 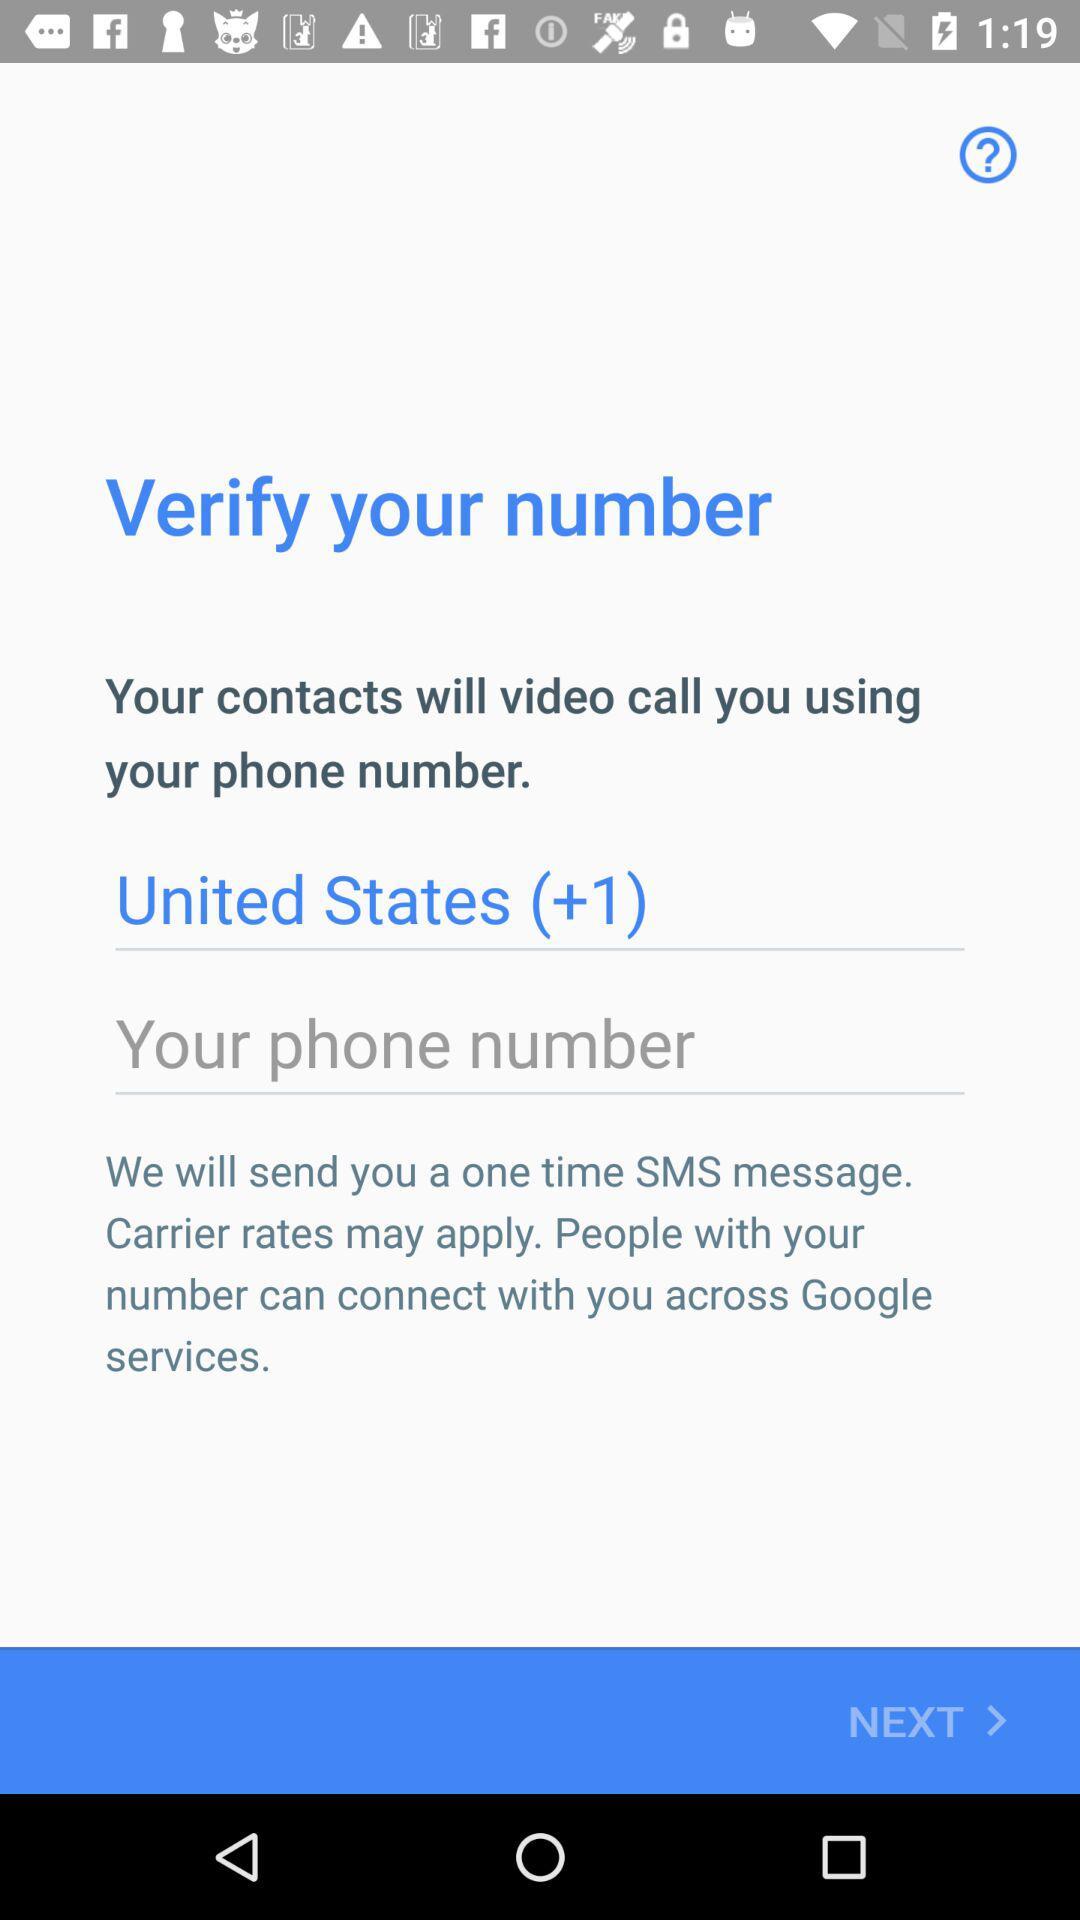 I want to click on phone number, so click(x=540, y=1042).